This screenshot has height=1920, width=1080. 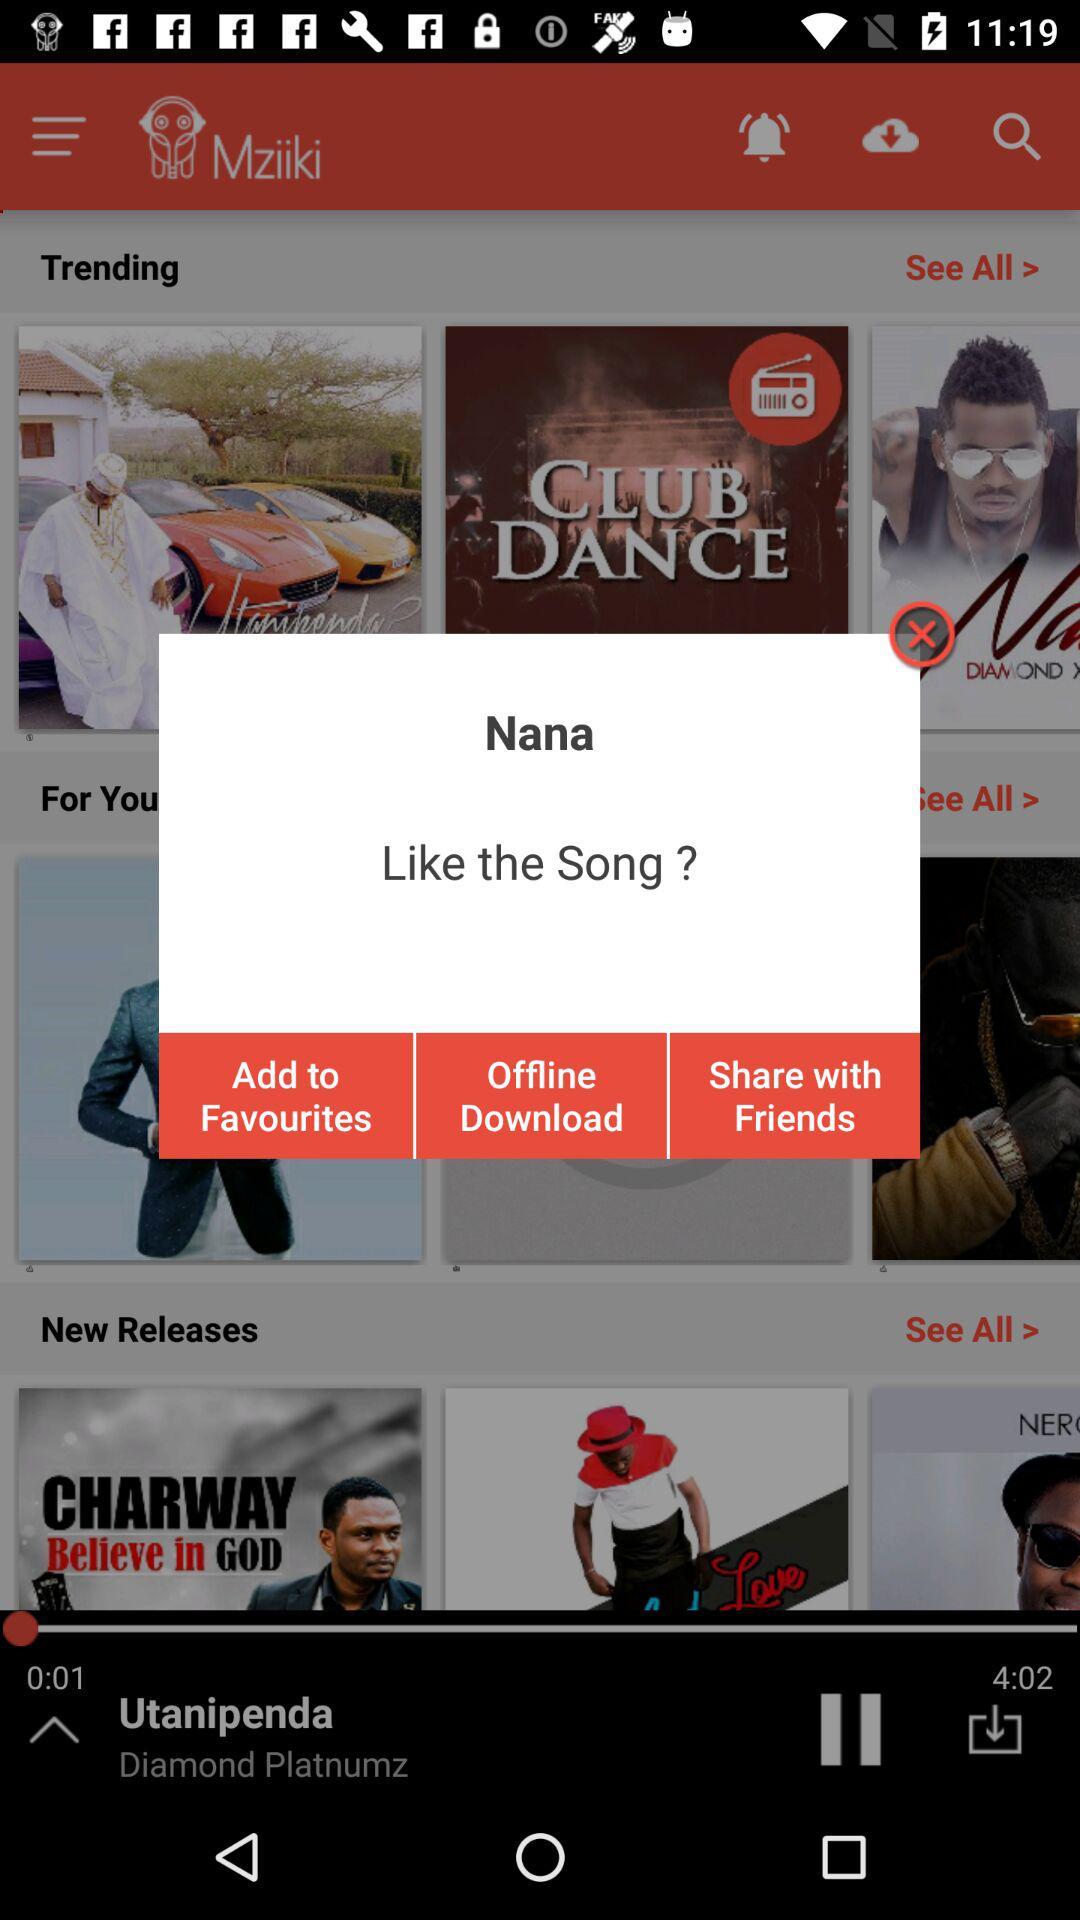 I want to click on icon above the nana item, so click(x=920, y=633).